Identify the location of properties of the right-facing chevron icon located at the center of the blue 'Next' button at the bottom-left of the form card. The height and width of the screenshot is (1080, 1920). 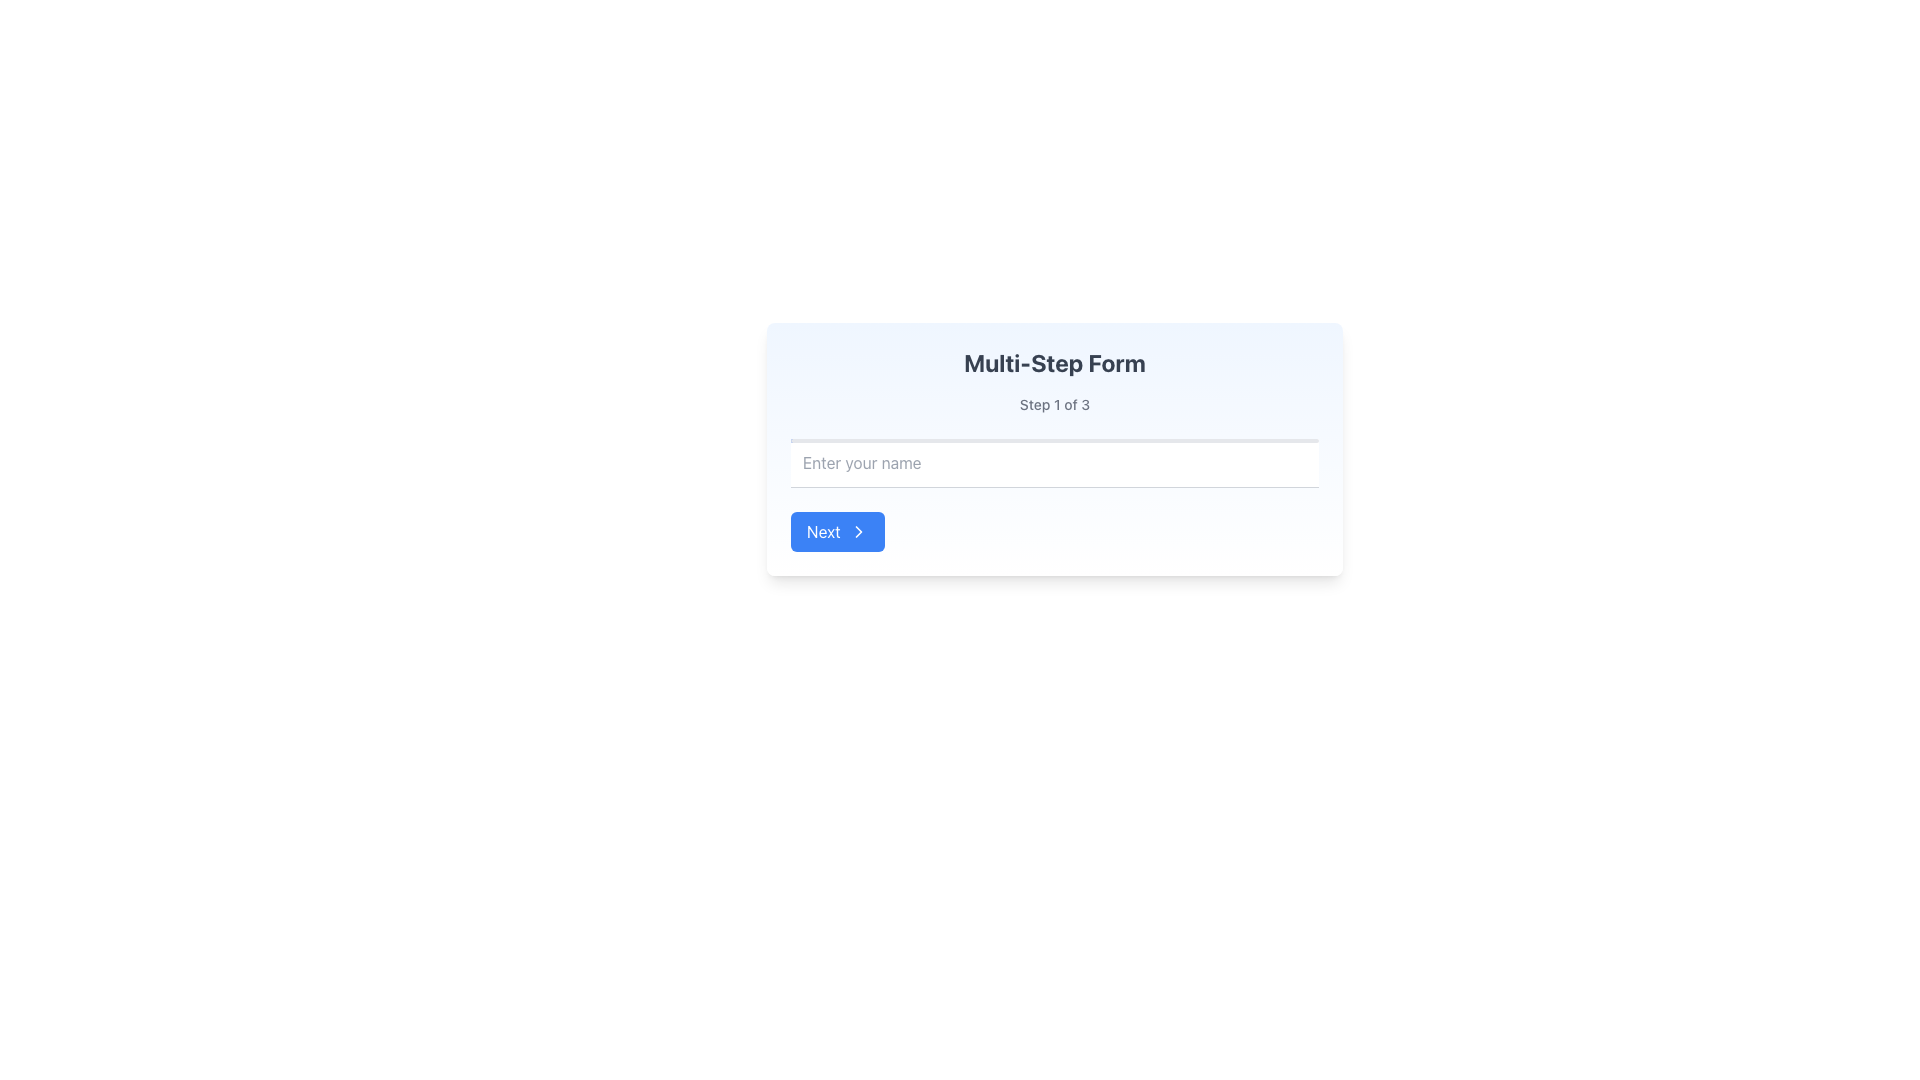
(858, 531).